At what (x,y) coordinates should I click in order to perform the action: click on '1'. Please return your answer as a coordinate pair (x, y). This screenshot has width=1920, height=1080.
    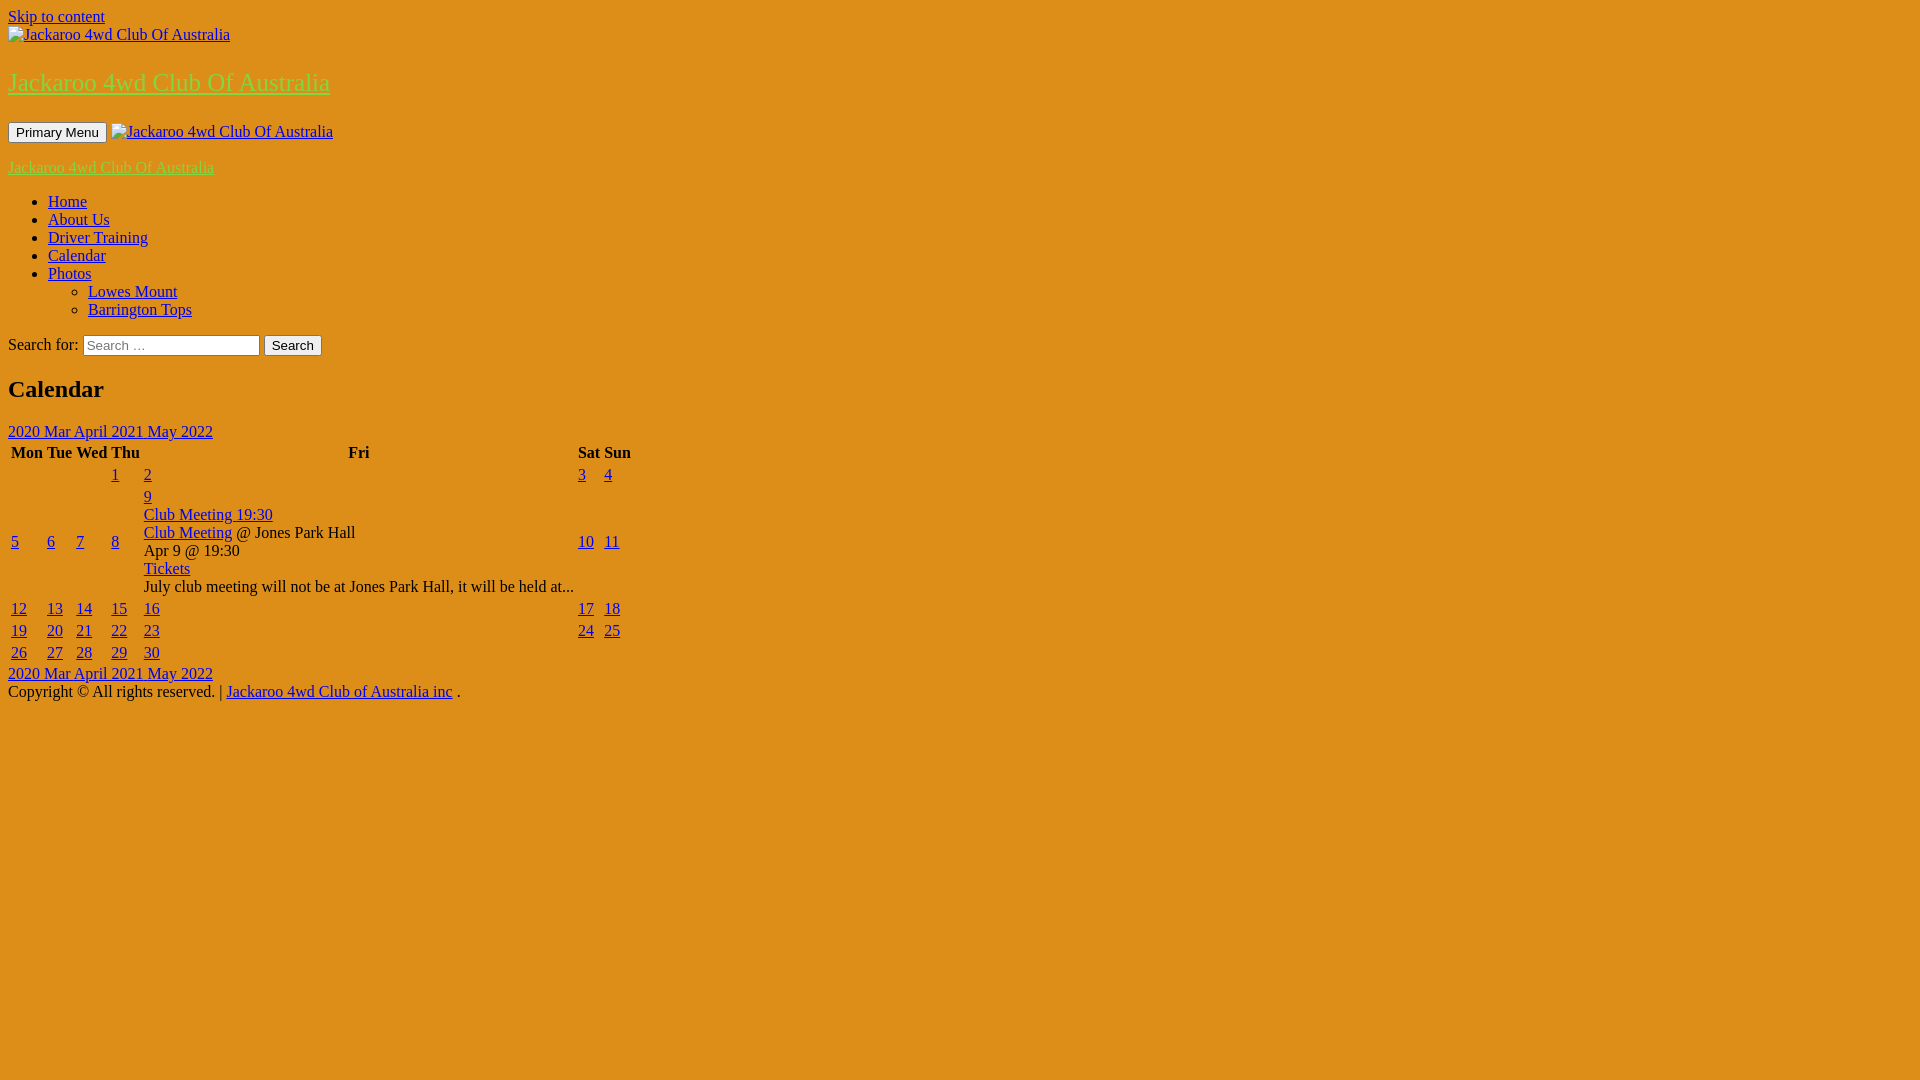
    Looking at the image, I should click on (114, 474).